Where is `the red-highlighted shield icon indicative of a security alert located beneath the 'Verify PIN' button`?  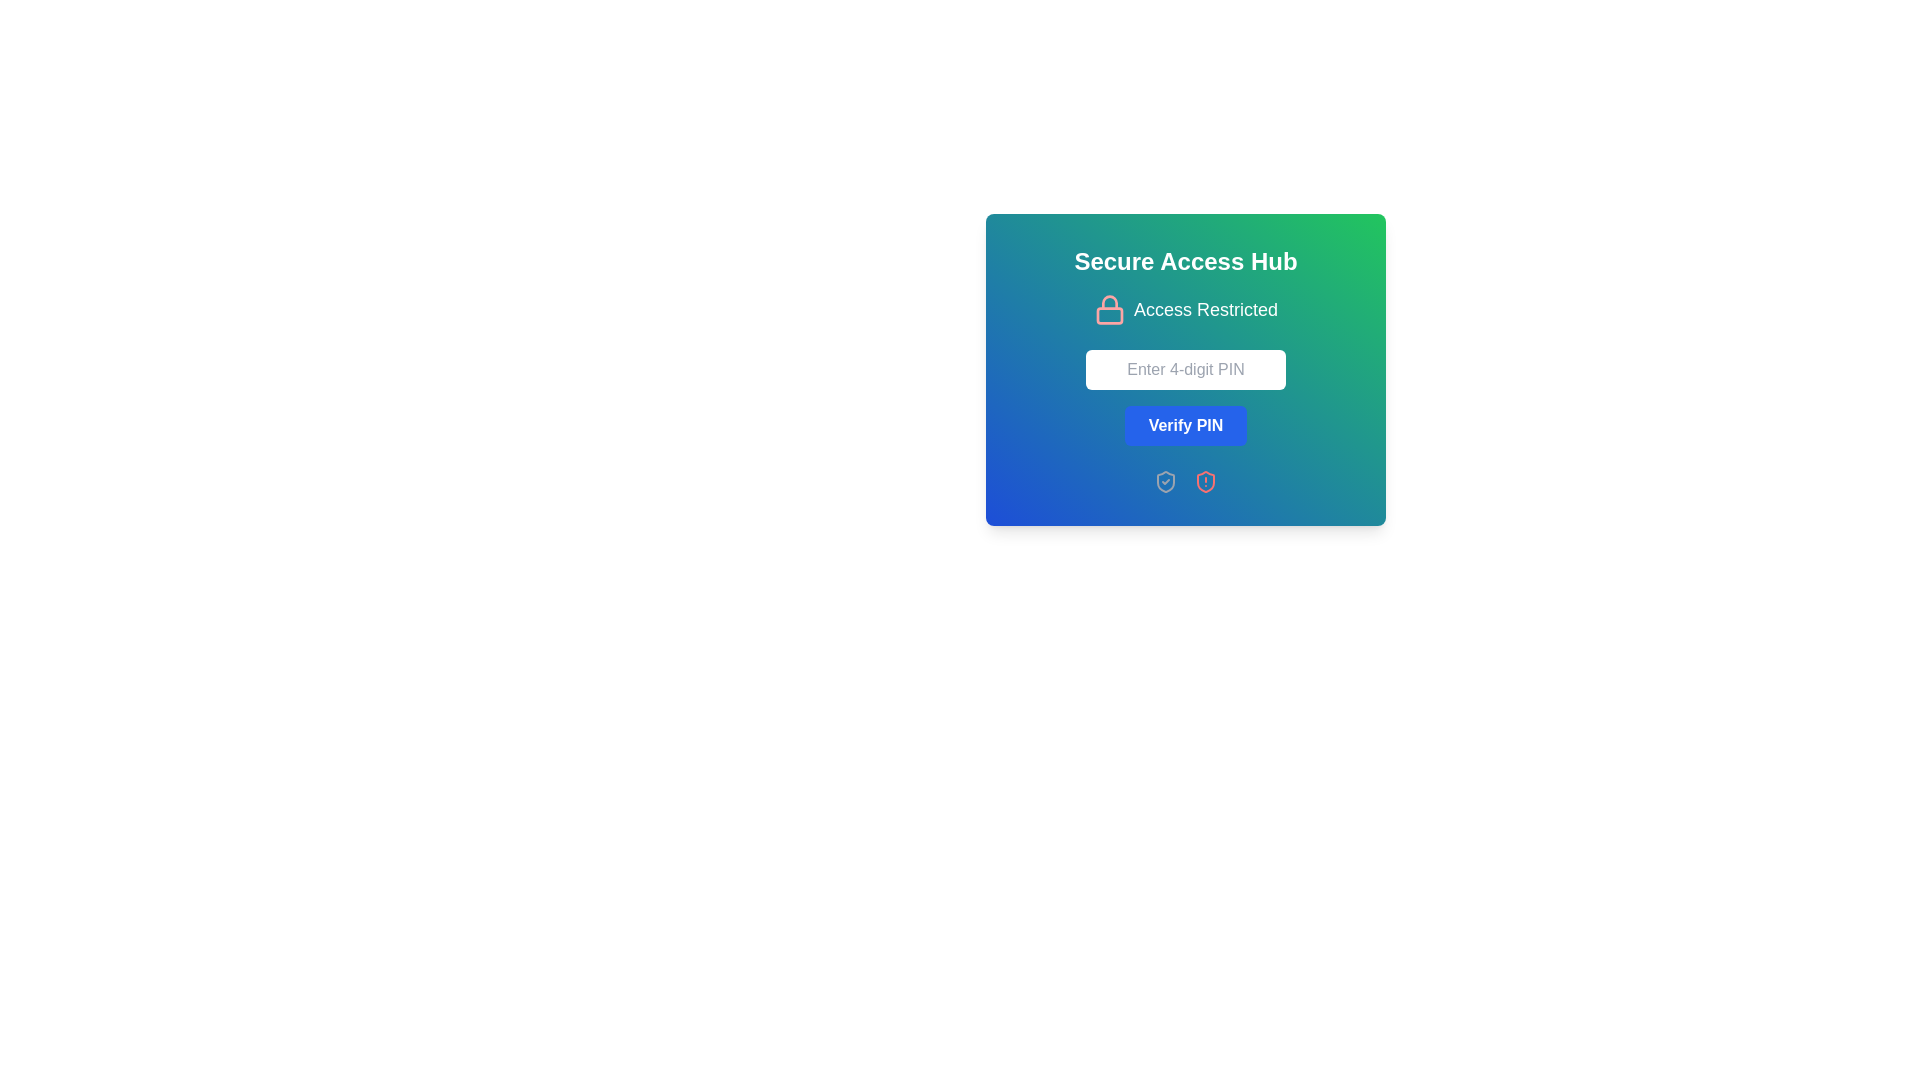
the red-highlighted shield icon indicative of a security alert located beneath the 'Verify PIN' button is located at coordinates (1204, 482).